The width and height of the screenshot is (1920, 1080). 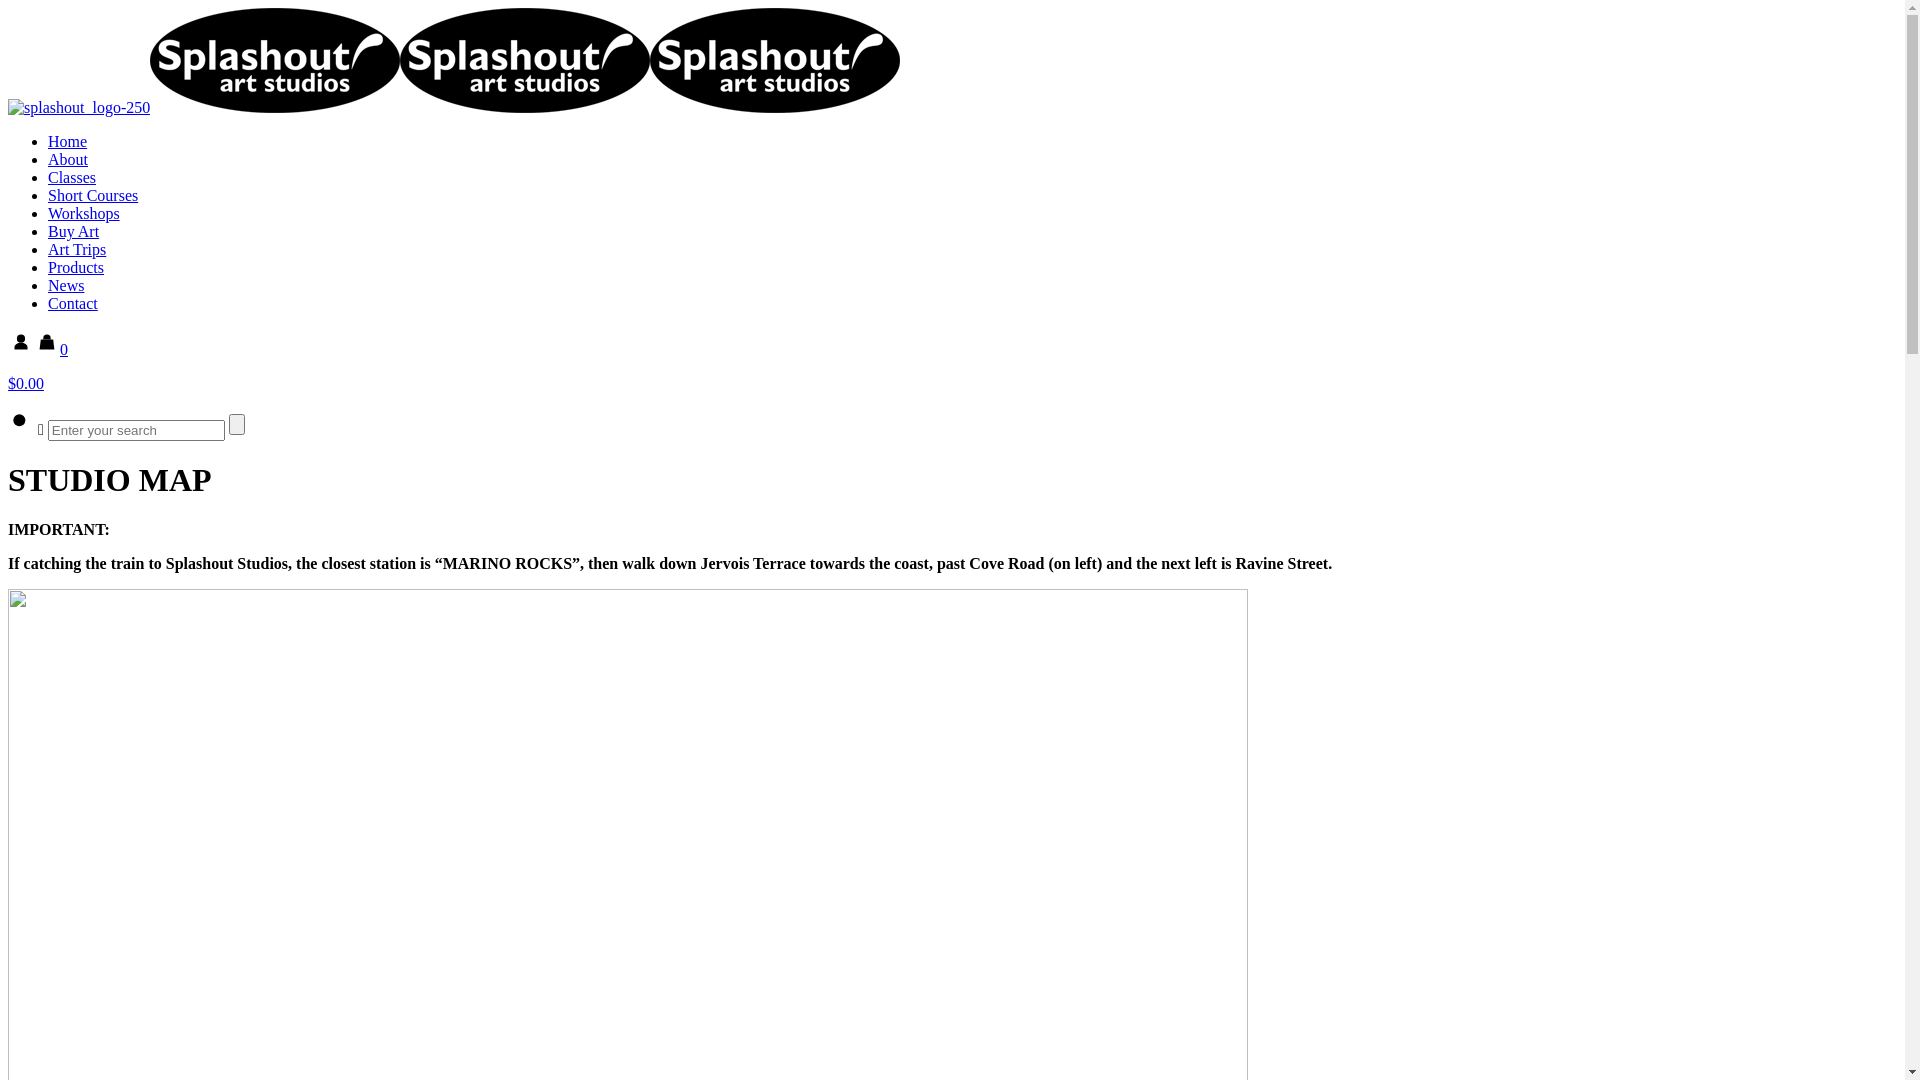 What do you see at coordinates (82, 213) in the screenshot?
I see `'Workshops'` at bounding box center [82, 213].